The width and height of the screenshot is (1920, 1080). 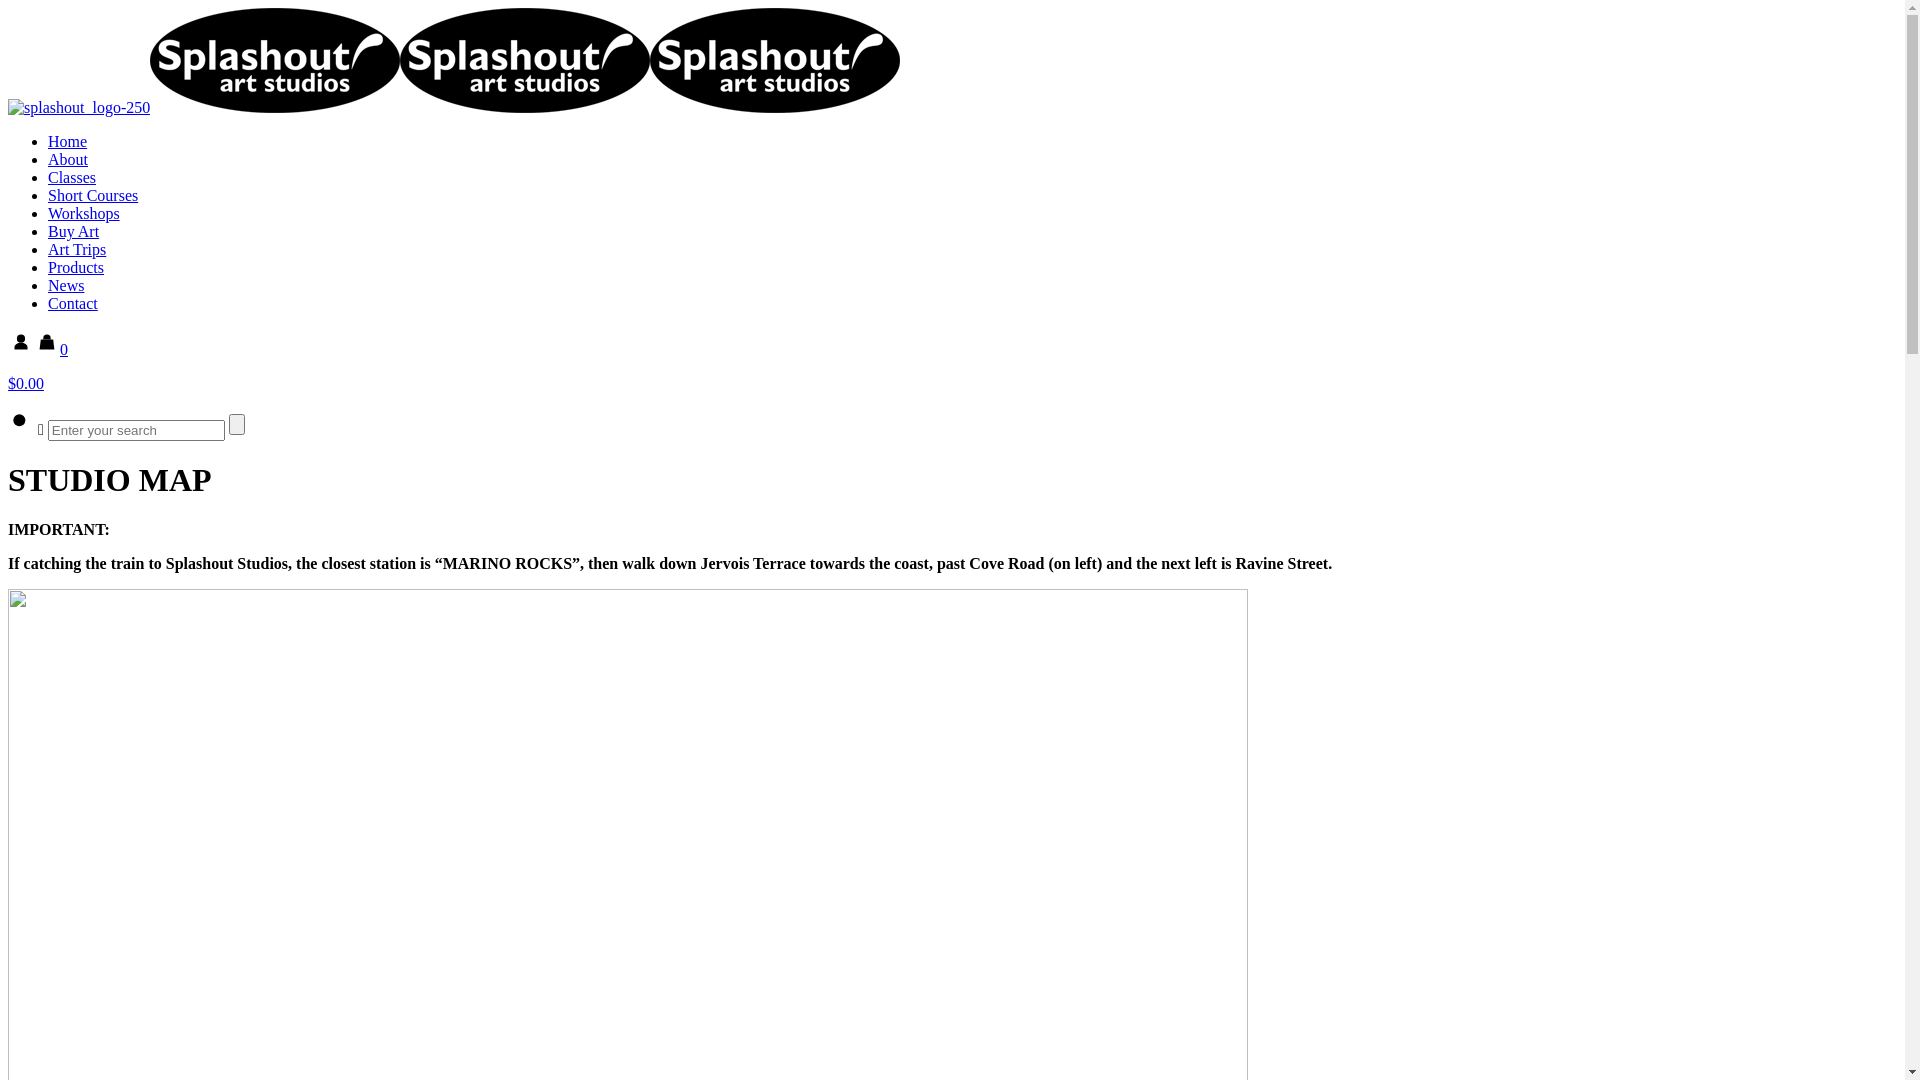 What do you see at coordinates (82, 213) in the screenshot?
I see `'Workshops'` at bounding box center [82, 213].